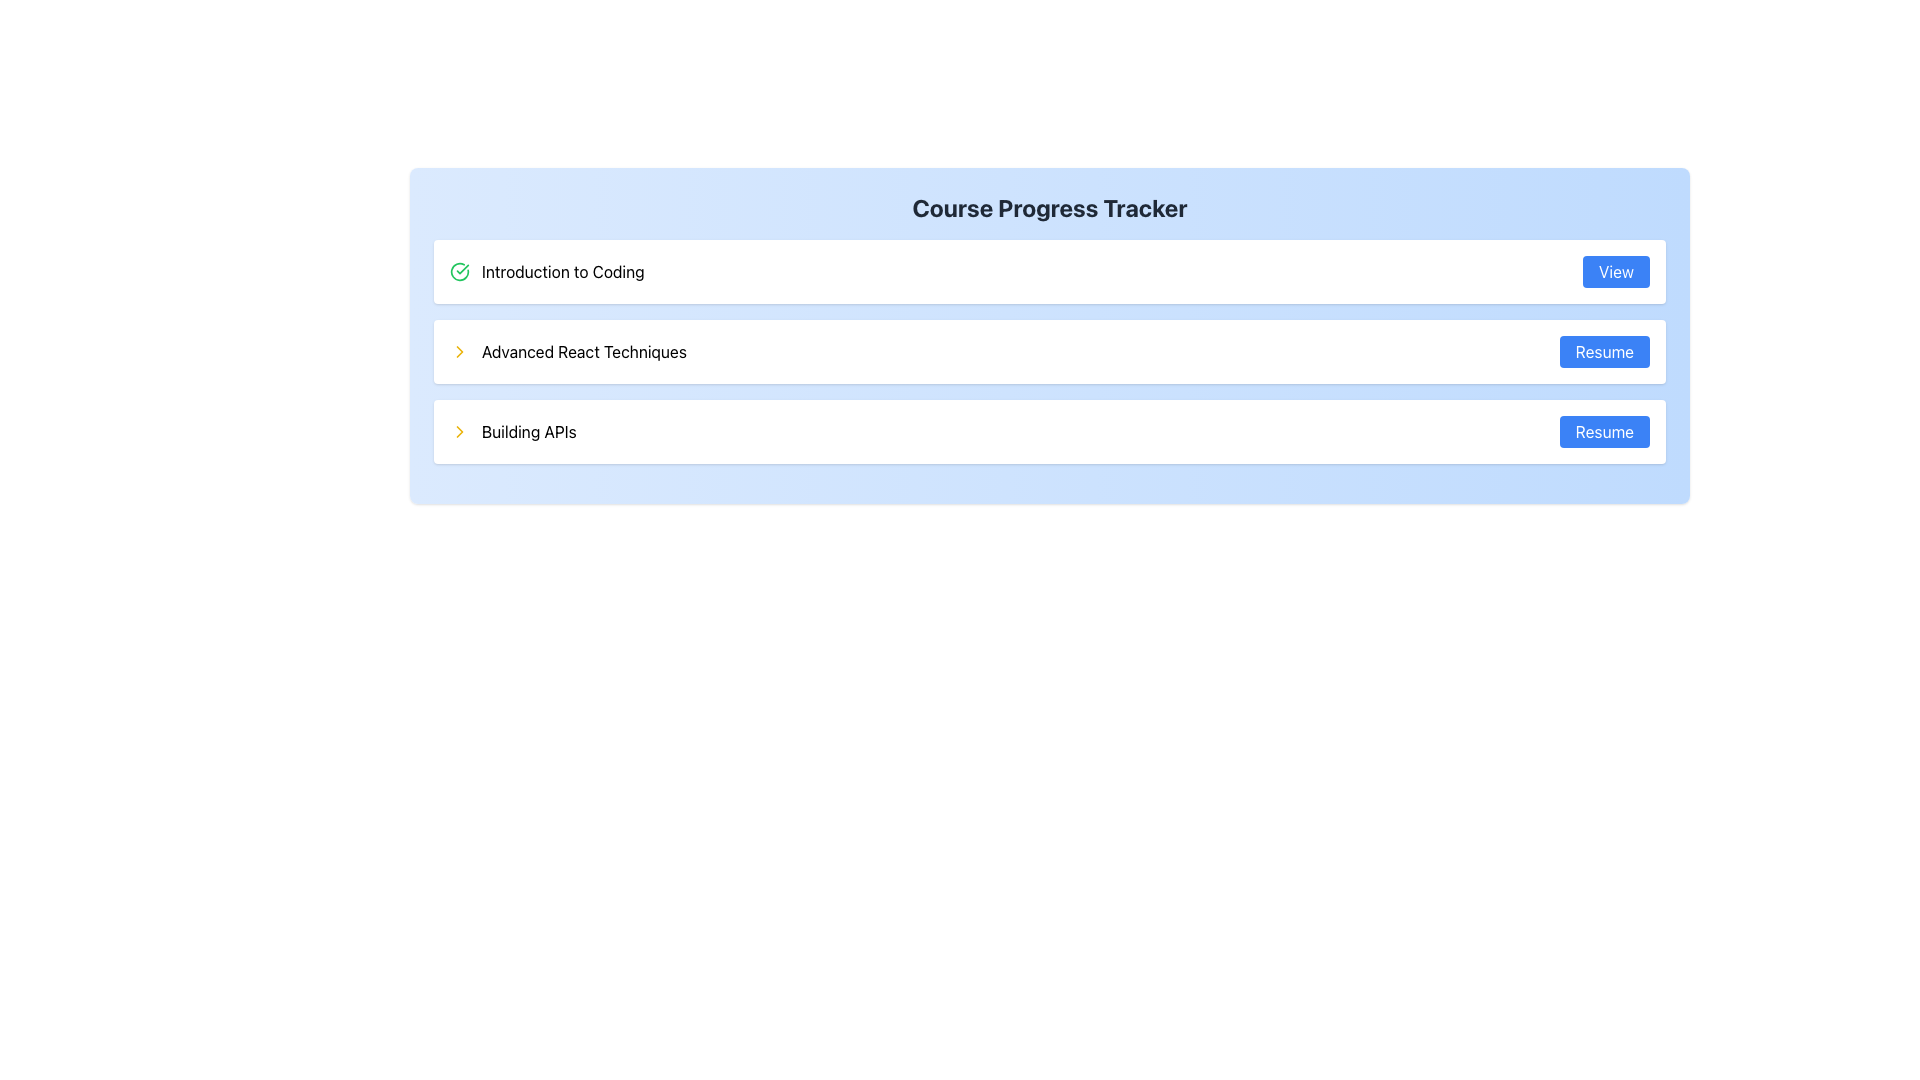 Image resolution: width=1920 pixels, height=1080 pixels. I want to click on the 'Resume' button with a blue background located in the 'Advanced React Techniques' section, positioned to the far right of the second row, so click(1604, 350).